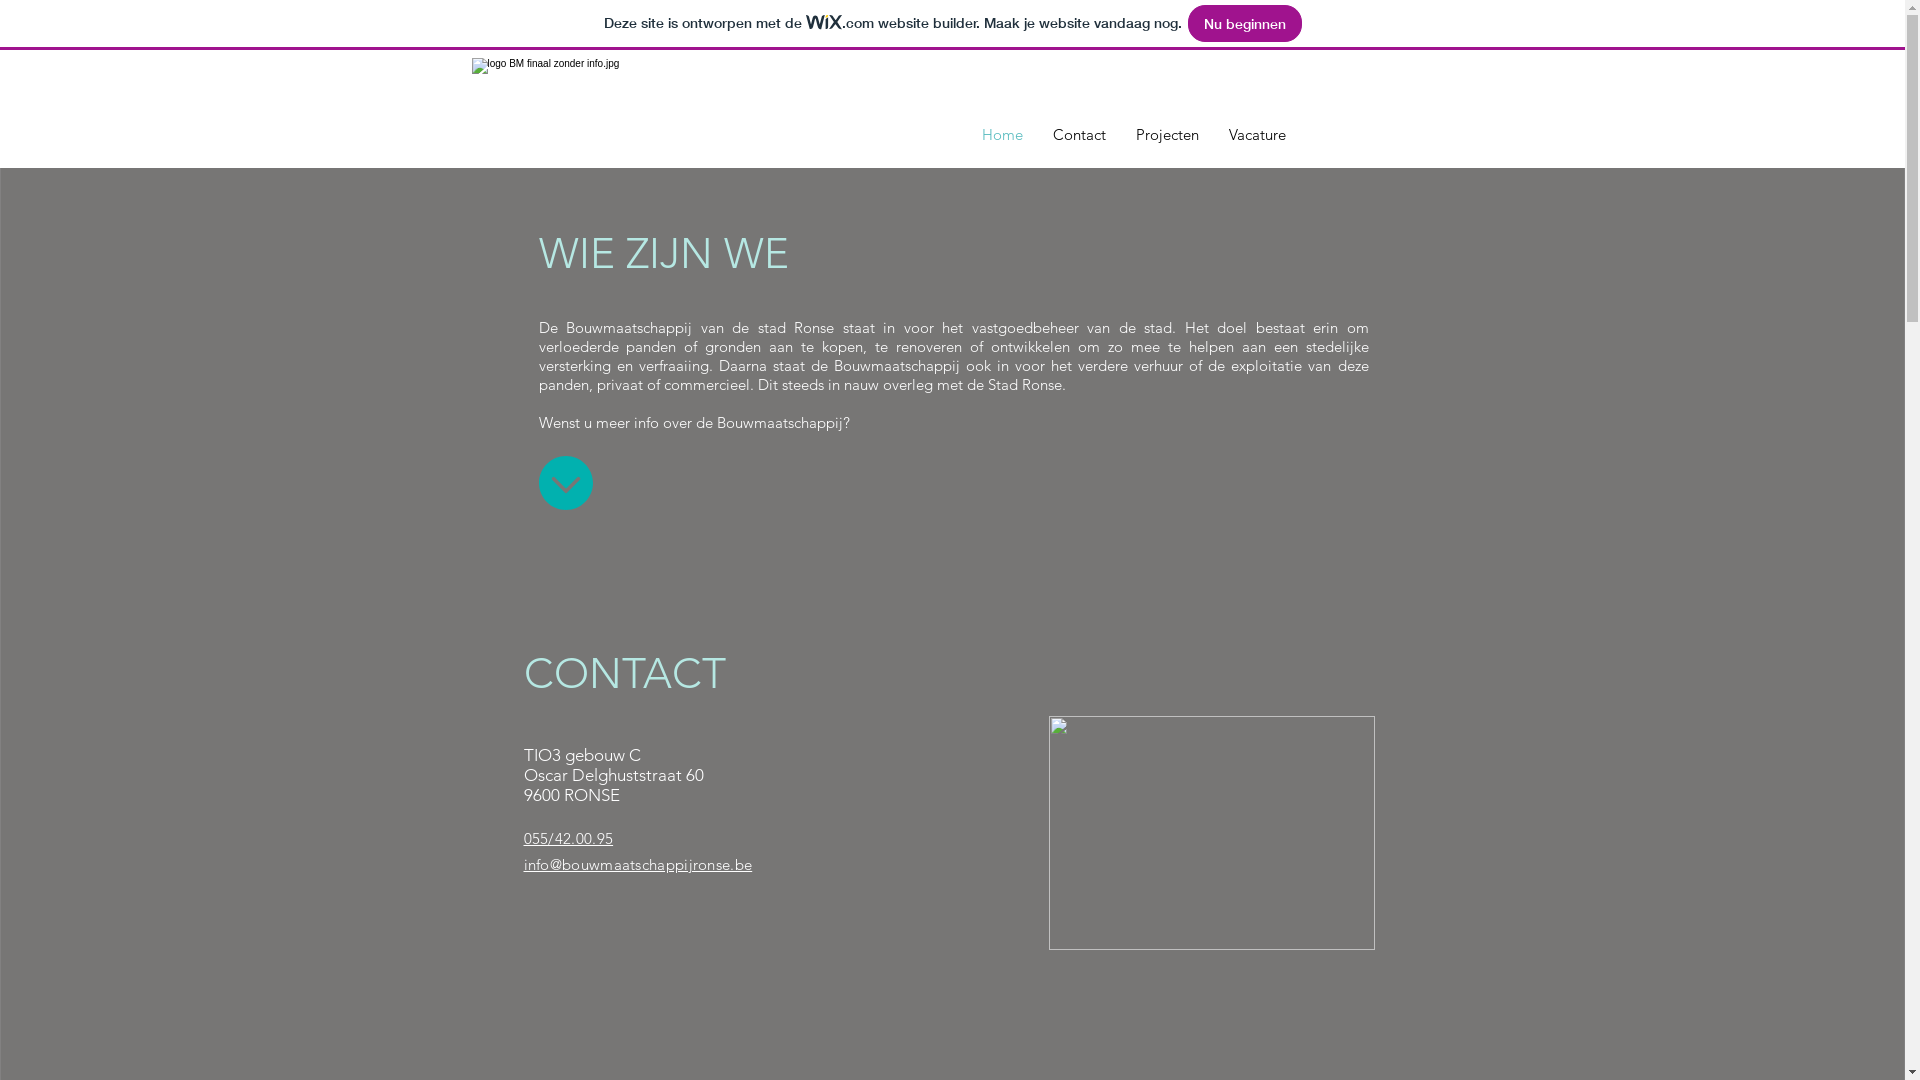  What do you see at coordinates (656, 108) in the screenshot?
I see `'logo BM finaal zonder info.png'` at bounding box center [656, 108].